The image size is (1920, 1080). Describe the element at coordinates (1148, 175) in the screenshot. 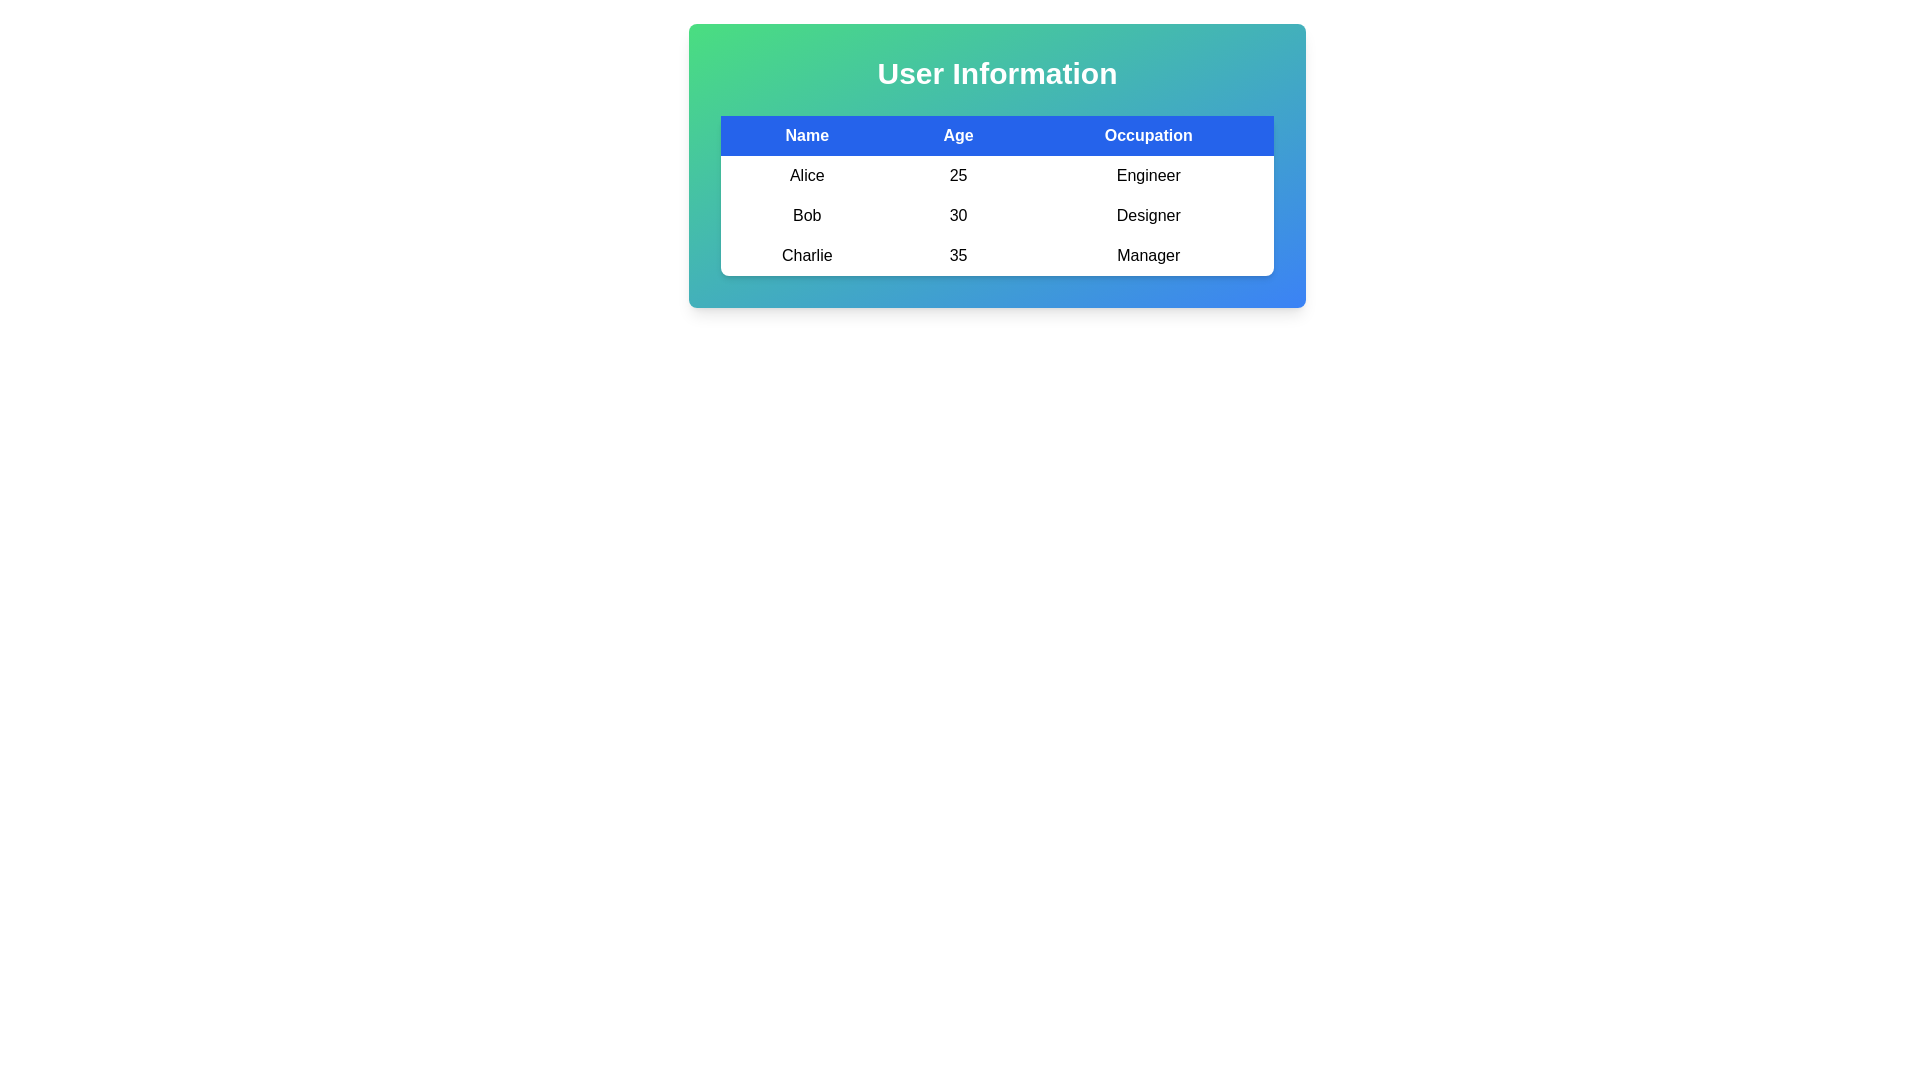

I see `text 'Engineer' from the table cell located in the third cell of the first row in the 'Occupation' column under the 'User Information' section` at that location.